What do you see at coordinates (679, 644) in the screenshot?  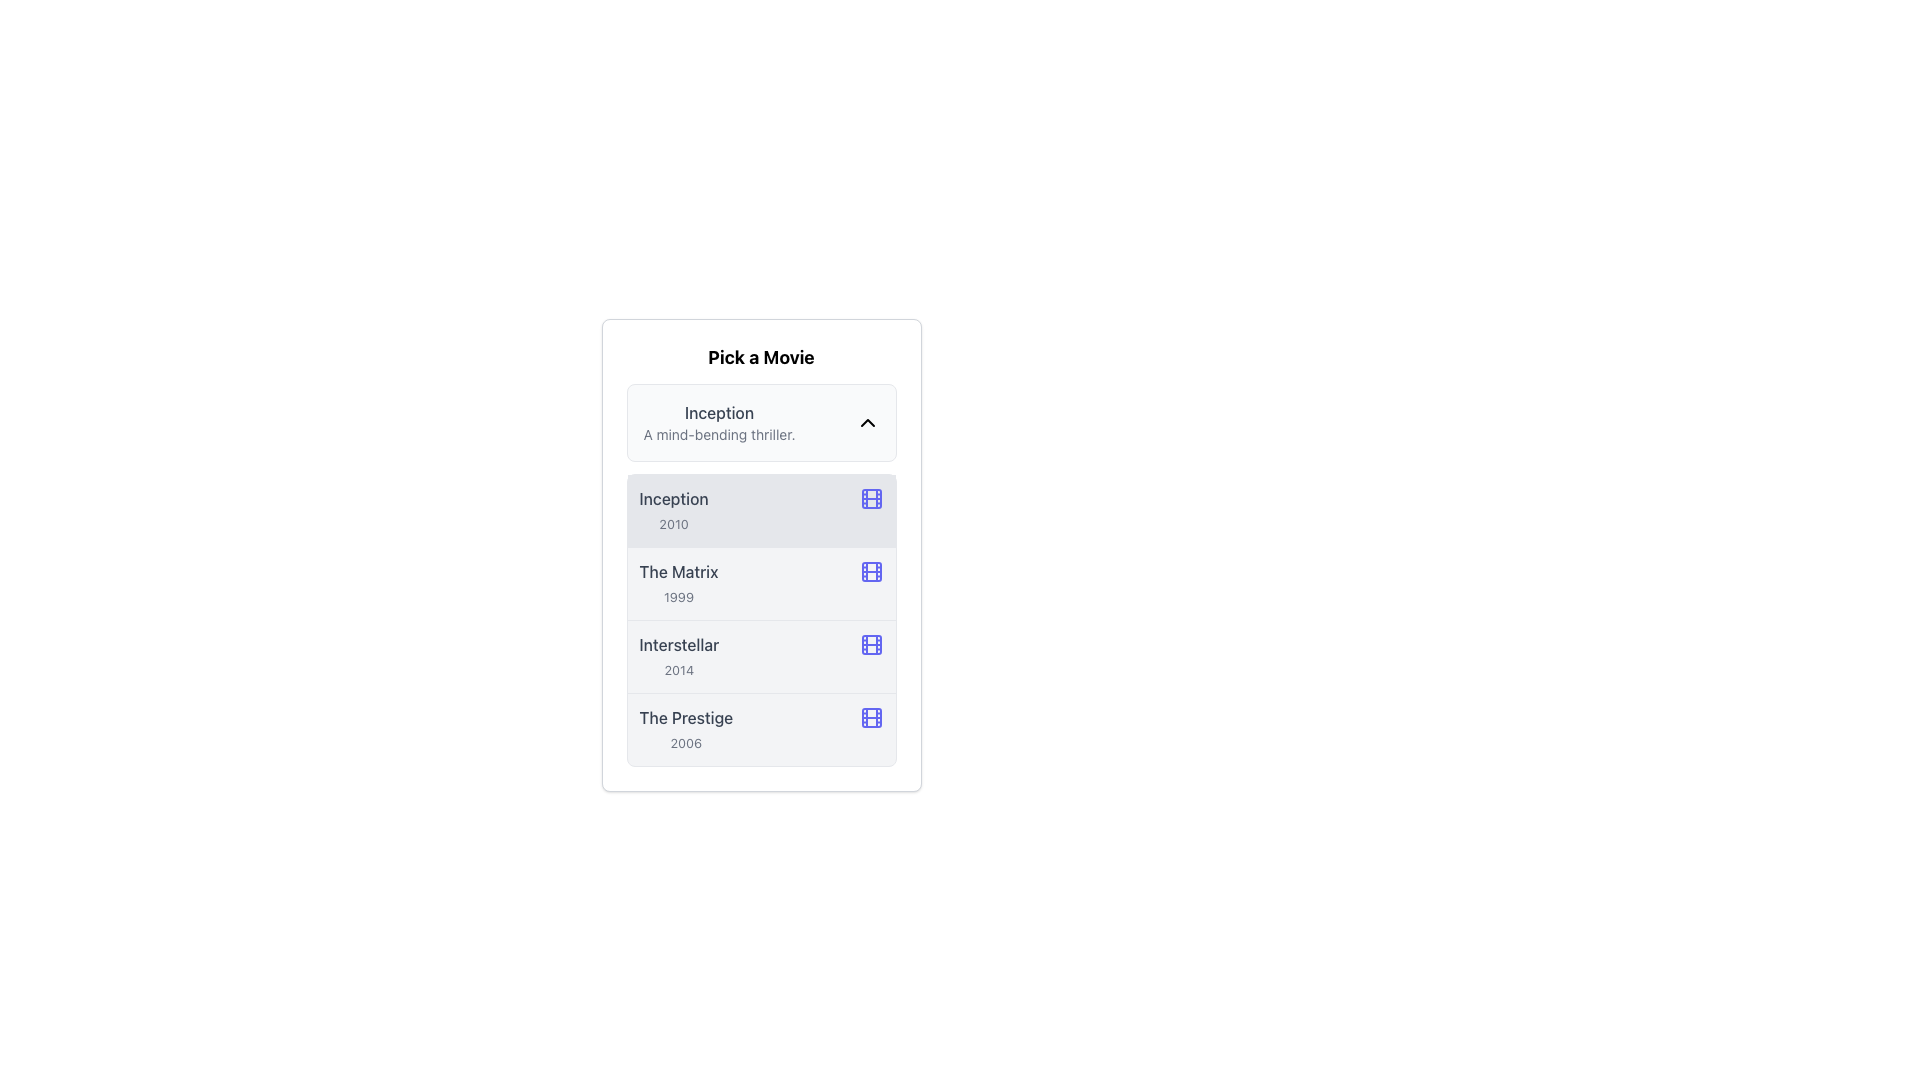 I see `text label displaying 'Interstellar' which is located in the third item of a vertically stacked list, between 'The Matrix' and 'The Prestige'` at bounding box center [679, 644].